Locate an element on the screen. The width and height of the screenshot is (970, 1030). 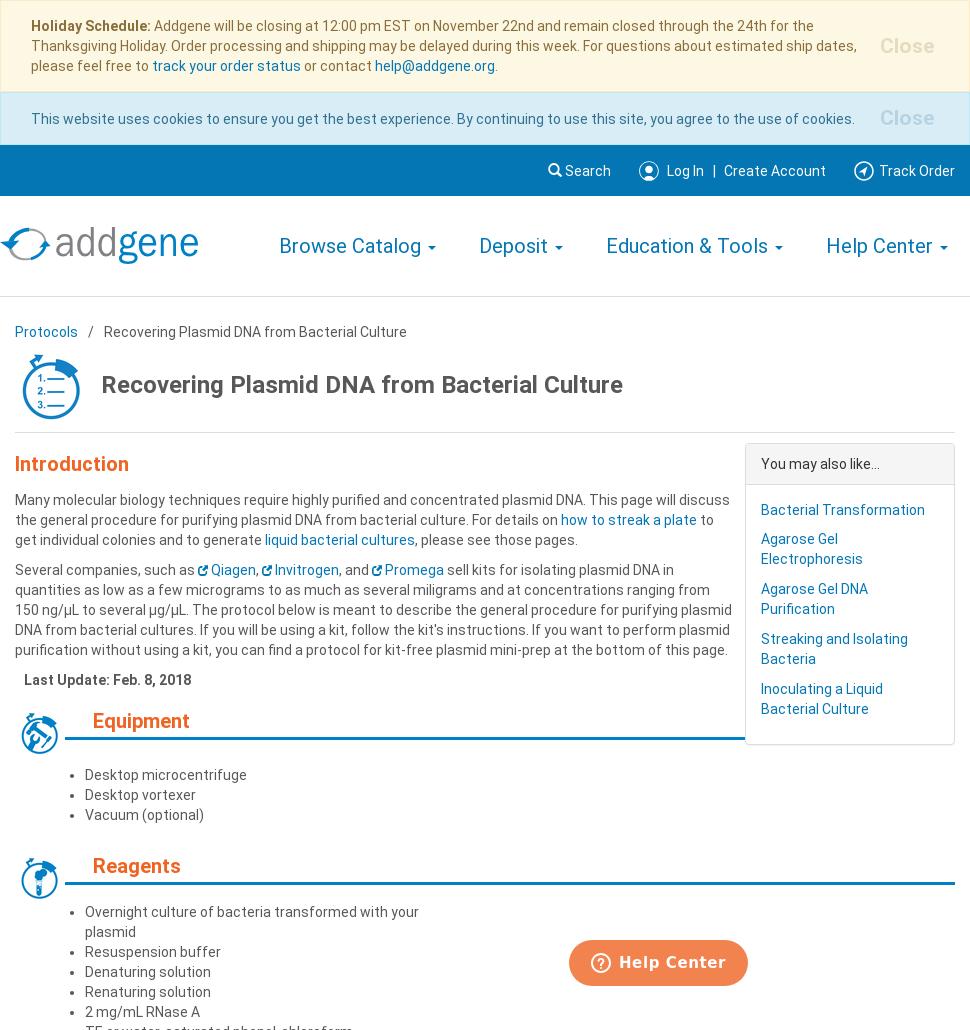
'You may also like...' is located at coordinates (820, 461).